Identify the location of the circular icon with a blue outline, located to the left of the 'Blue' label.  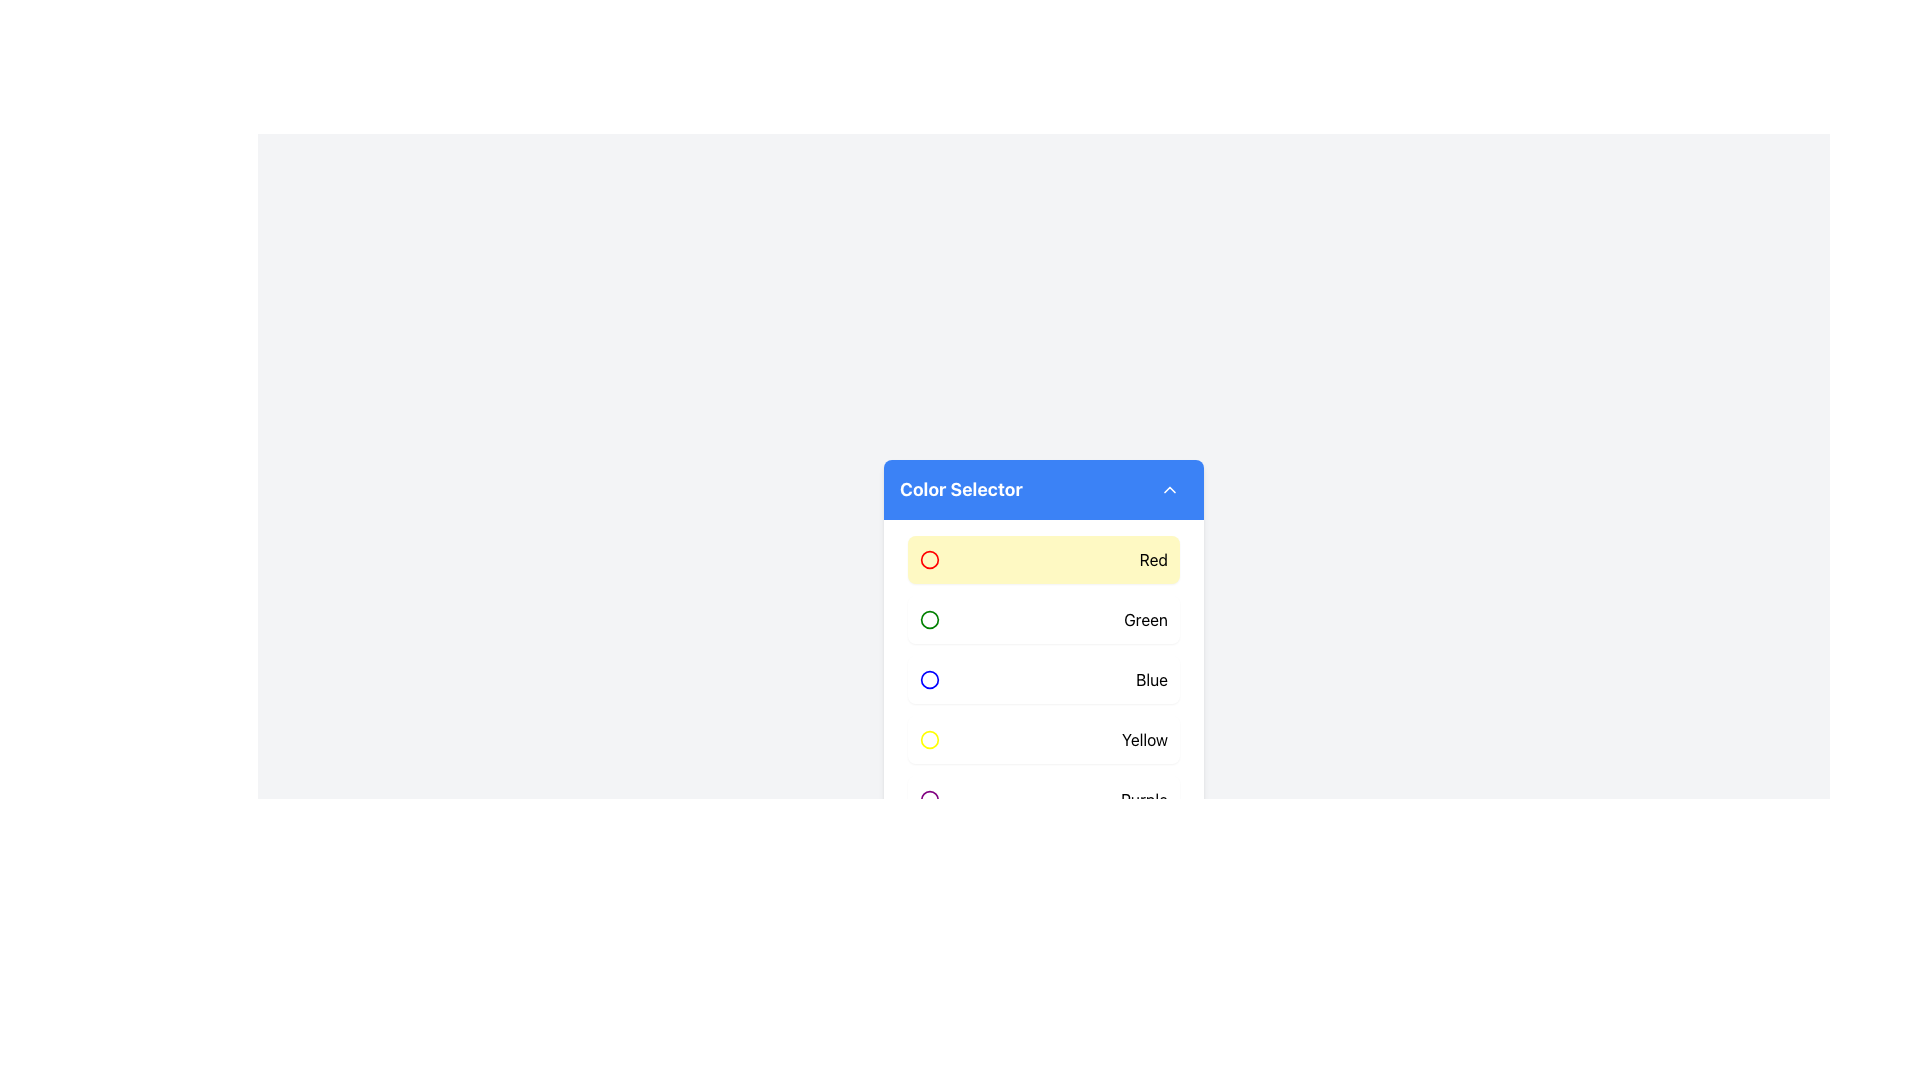
(929, 678).